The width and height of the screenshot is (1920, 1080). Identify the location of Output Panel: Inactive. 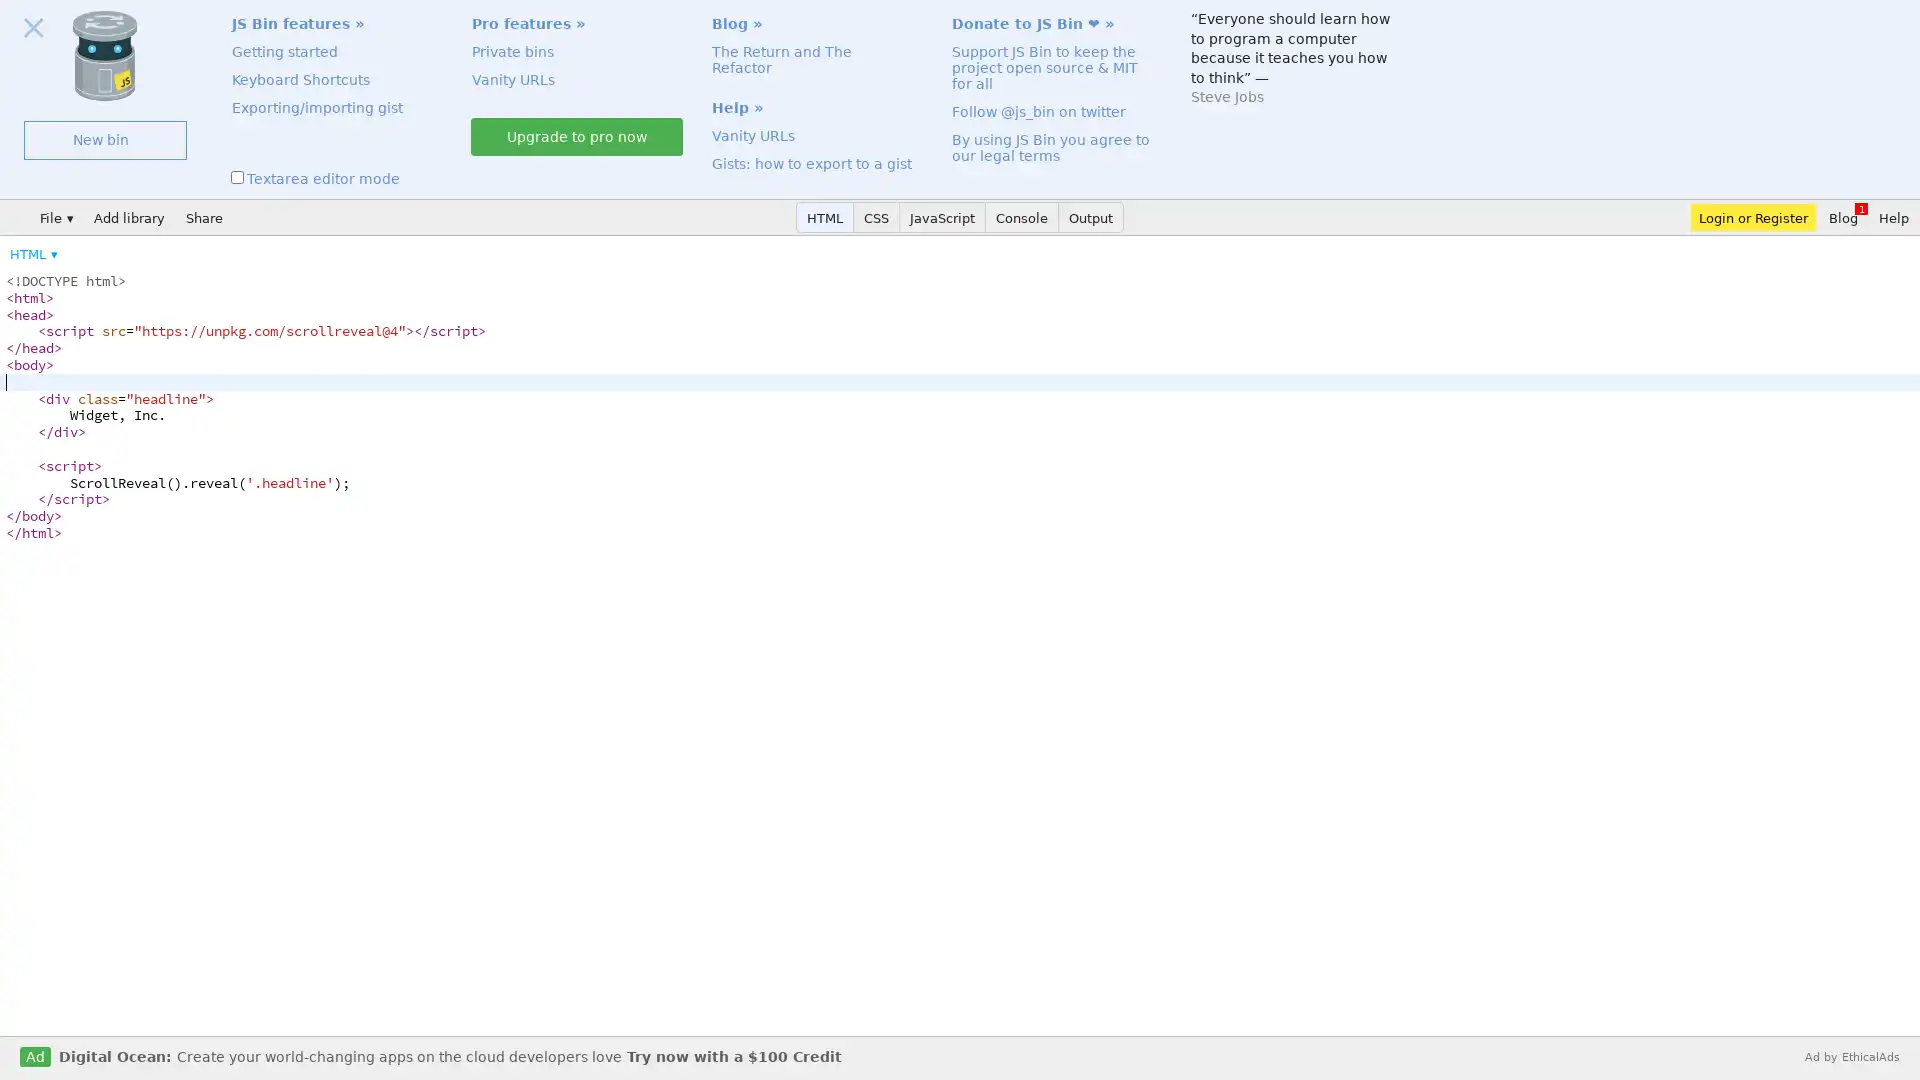
(1090, 217).